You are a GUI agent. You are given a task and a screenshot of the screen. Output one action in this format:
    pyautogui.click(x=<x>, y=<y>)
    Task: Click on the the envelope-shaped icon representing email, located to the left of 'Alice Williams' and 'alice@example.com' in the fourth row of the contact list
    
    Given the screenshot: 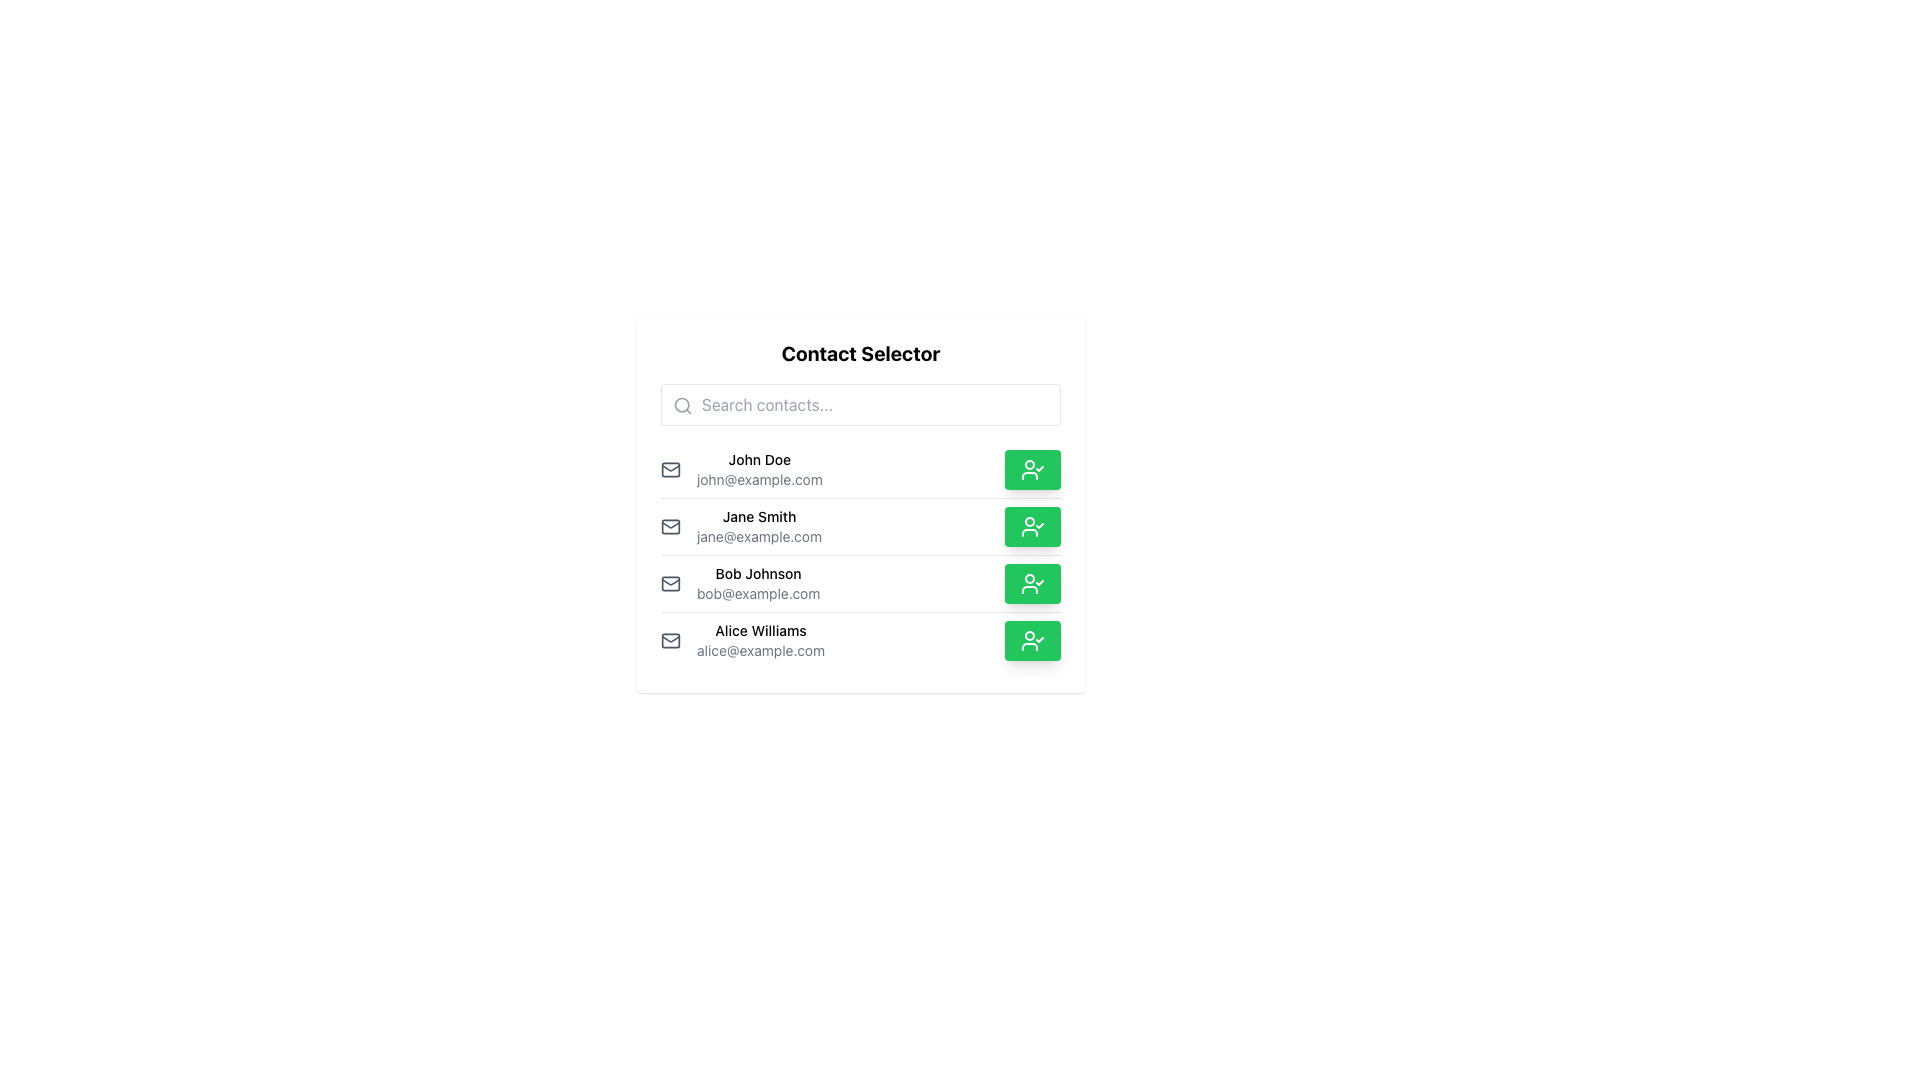 What is the action you would take?
    pyautogui.click(x=671, y=640)
    